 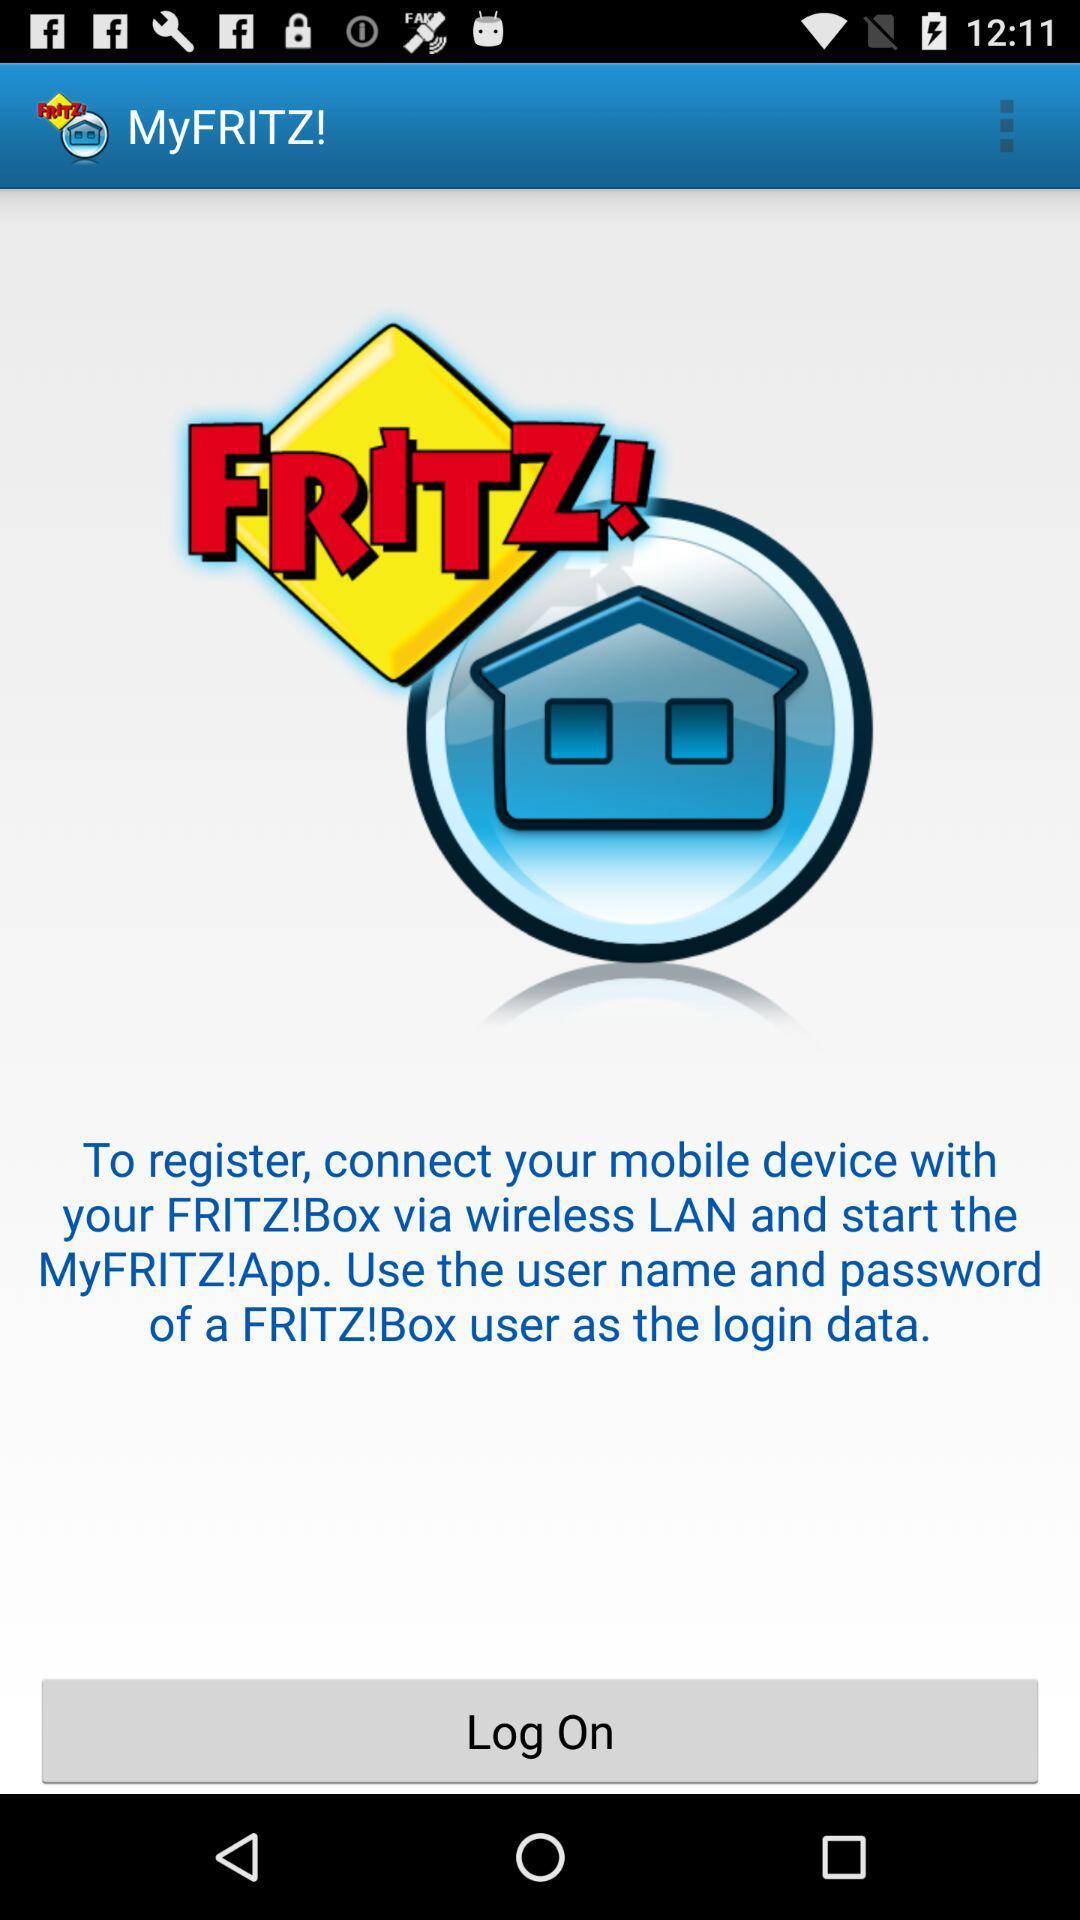 What do you see at coordinates (540, 1730) in the screenshot?
I see `log on item` at bounding box center [540, 1730].